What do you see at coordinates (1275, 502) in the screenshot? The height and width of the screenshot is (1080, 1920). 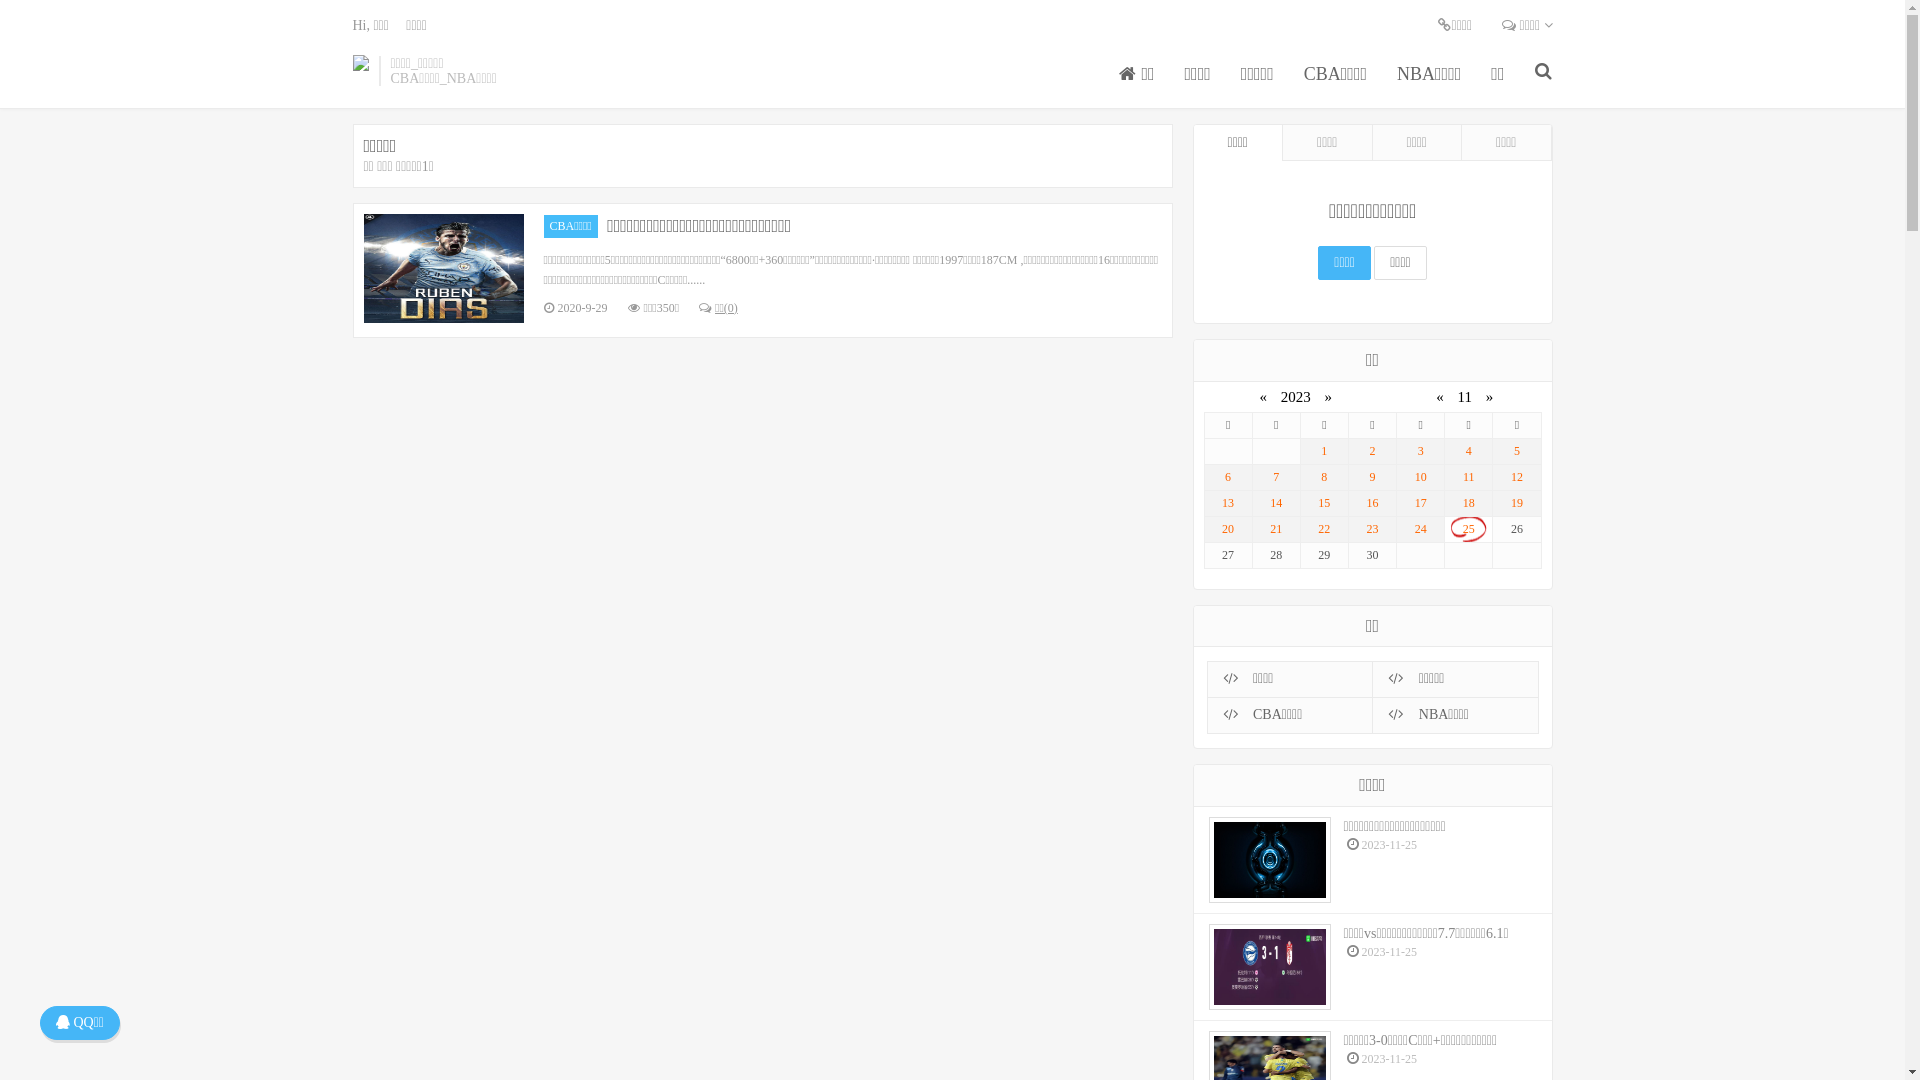 I see `'14'` at bounding box center [1275, 502].